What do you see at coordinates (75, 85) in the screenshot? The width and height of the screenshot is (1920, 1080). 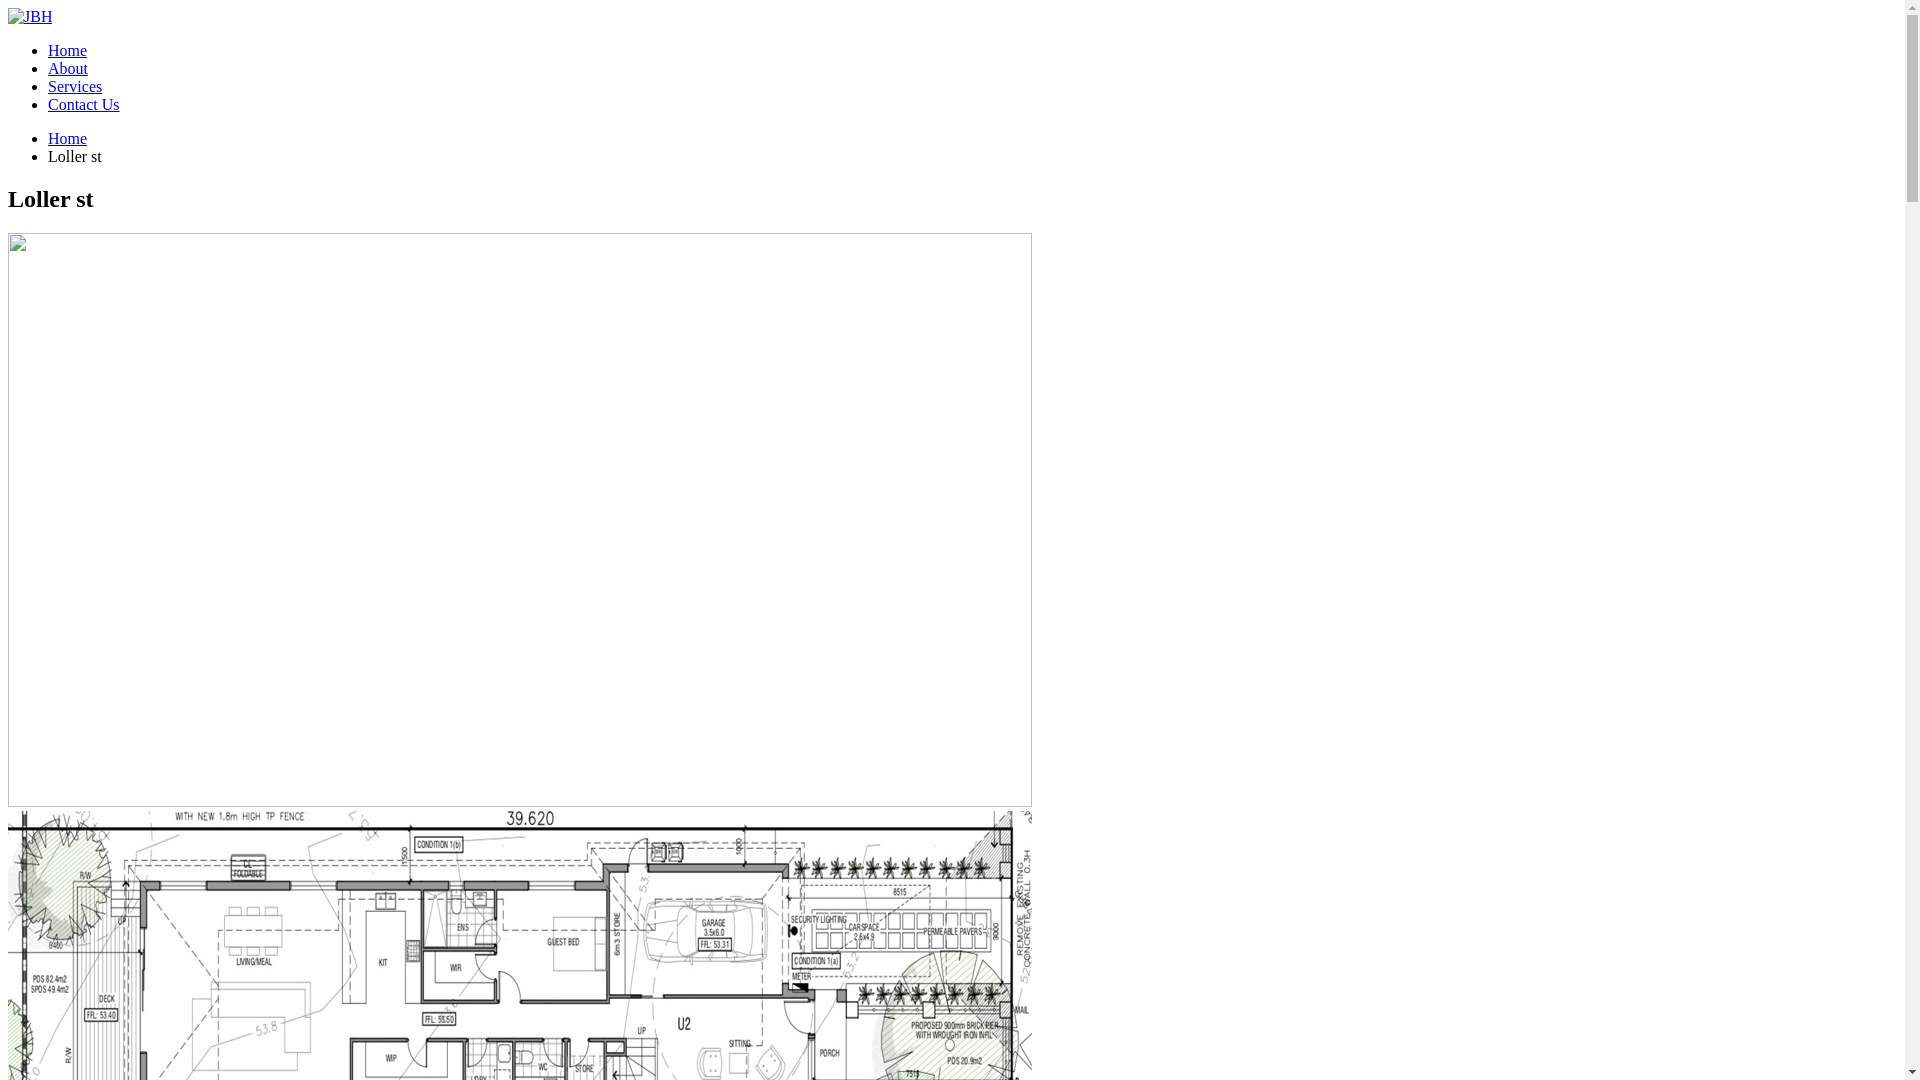 I see `'Services'` at bounding box center [75, 85].